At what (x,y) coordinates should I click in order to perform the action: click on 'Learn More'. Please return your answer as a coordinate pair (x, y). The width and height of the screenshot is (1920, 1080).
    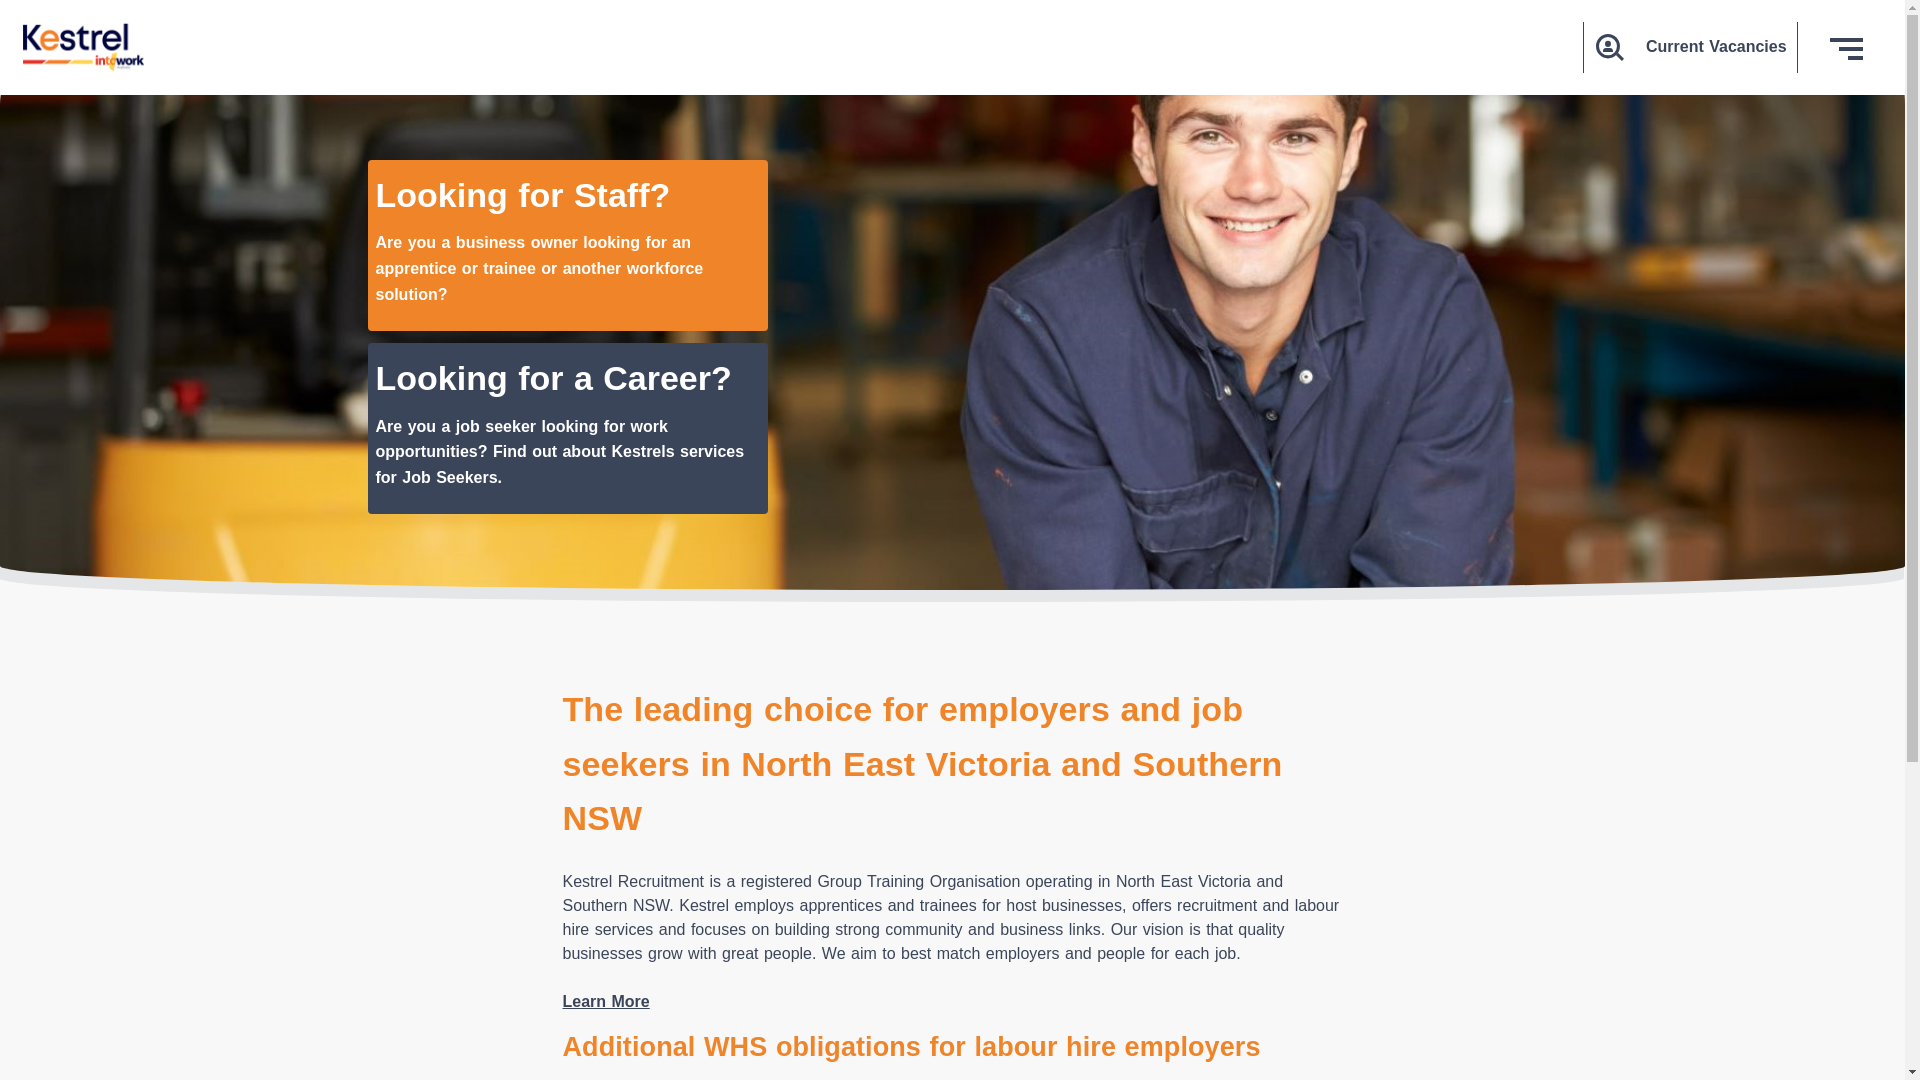
    Looking at the image, I should click on (560, 1001).